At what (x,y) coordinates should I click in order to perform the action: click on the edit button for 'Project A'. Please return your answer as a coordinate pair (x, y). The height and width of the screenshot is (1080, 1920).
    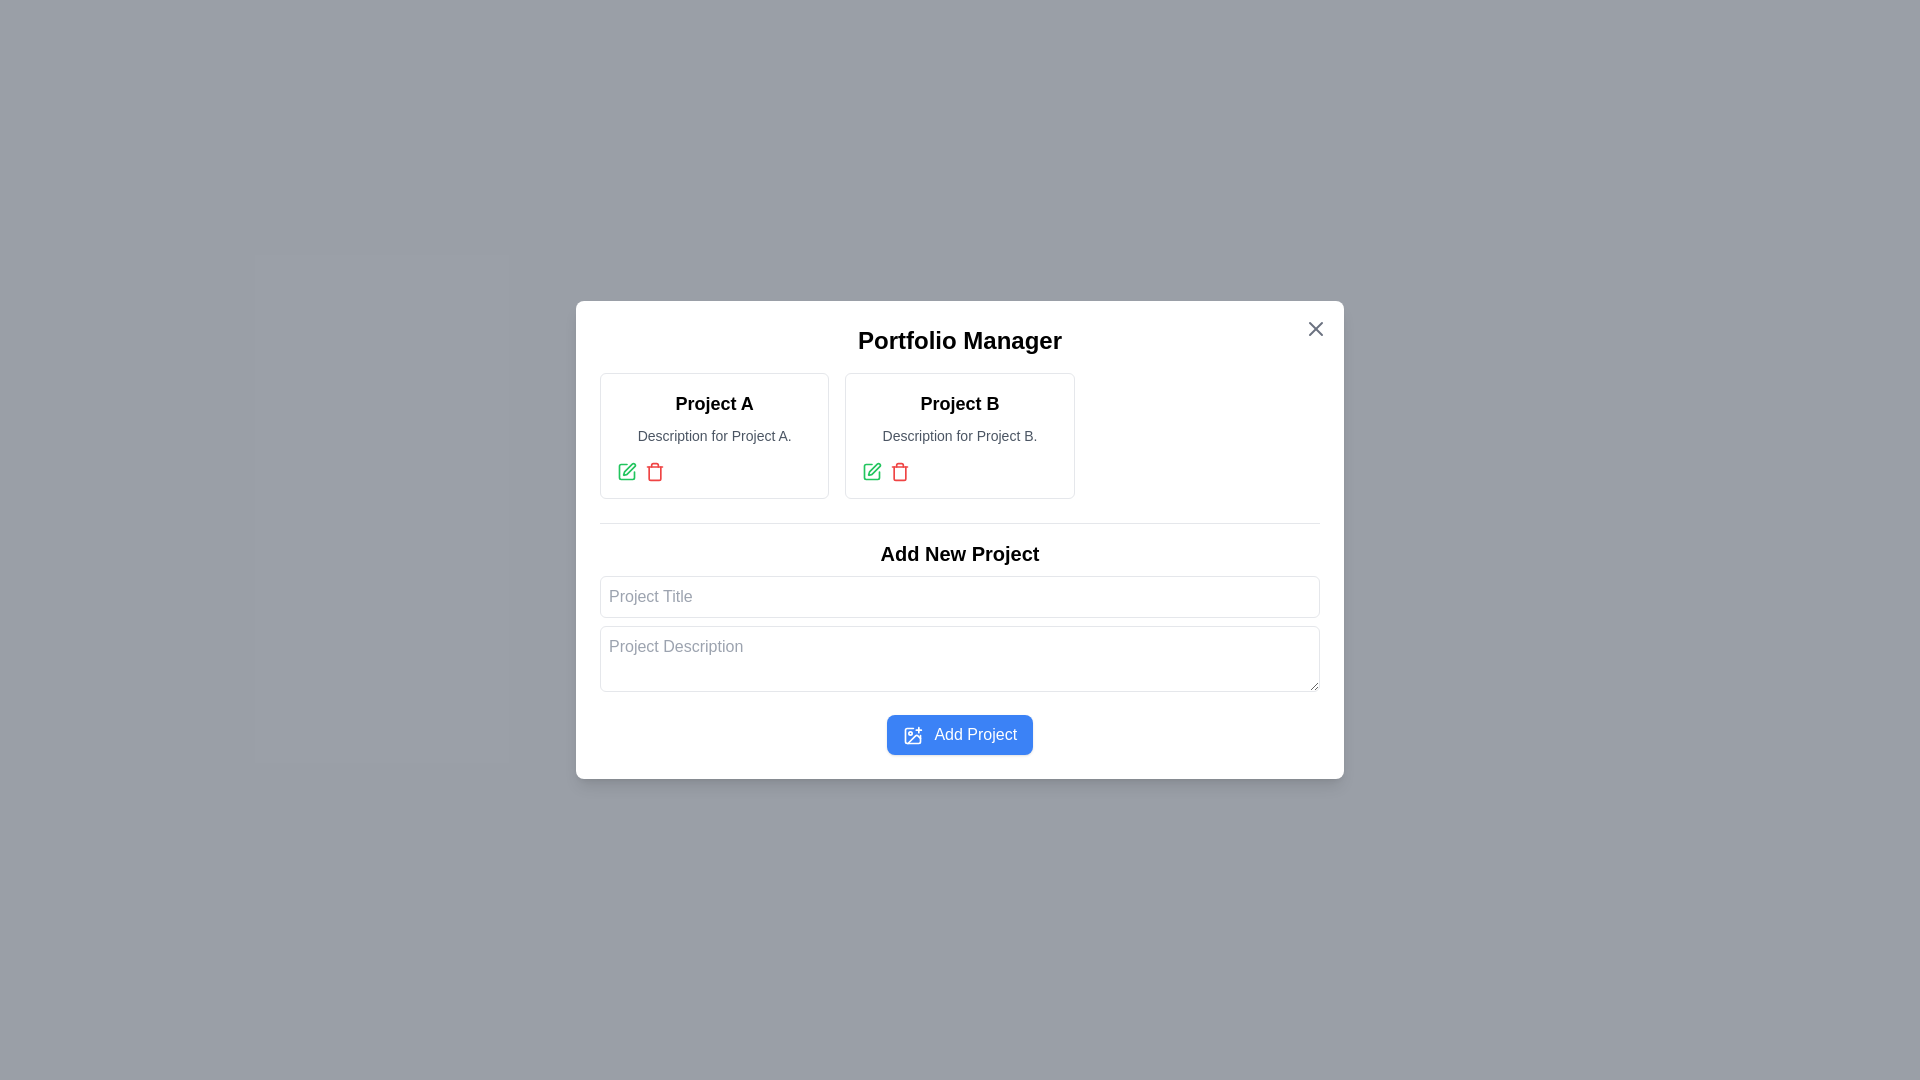
    Looking at the image, I should click on (626, 471).